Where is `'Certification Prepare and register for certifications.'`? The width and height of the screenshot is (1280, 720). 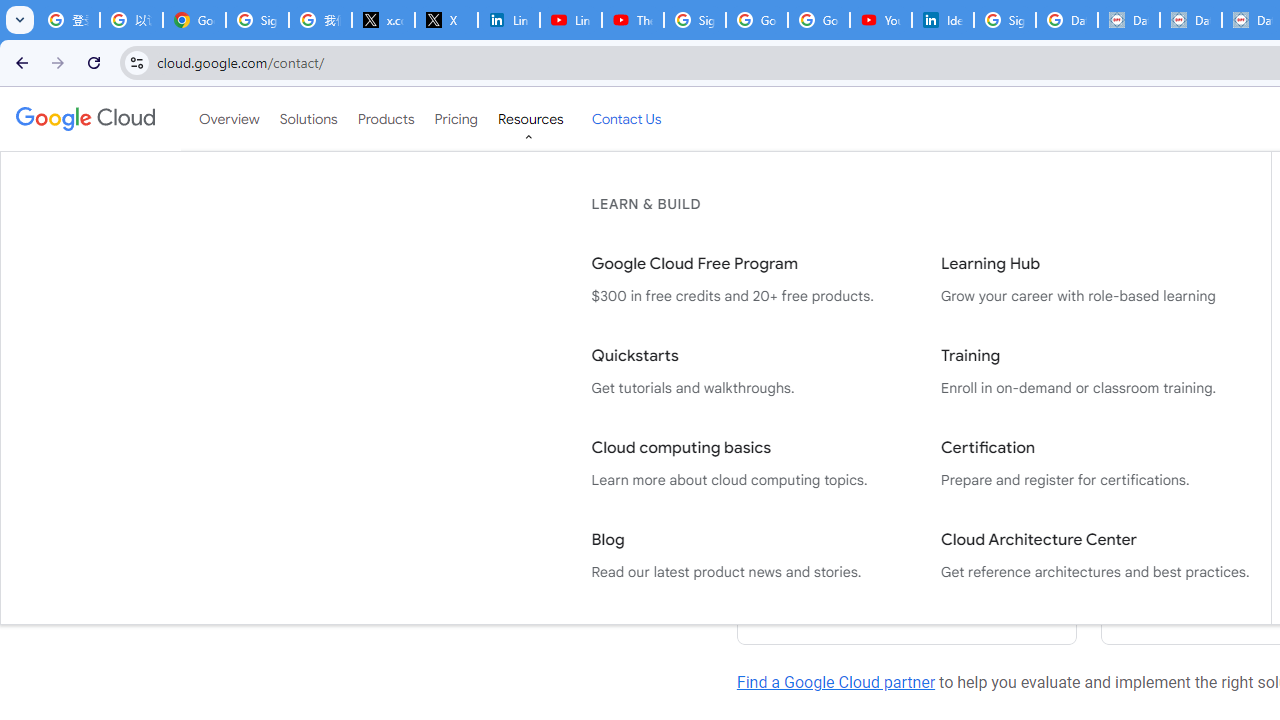
'Certification Prepare and register for certifications.' is located at coordinates (1094, 464).